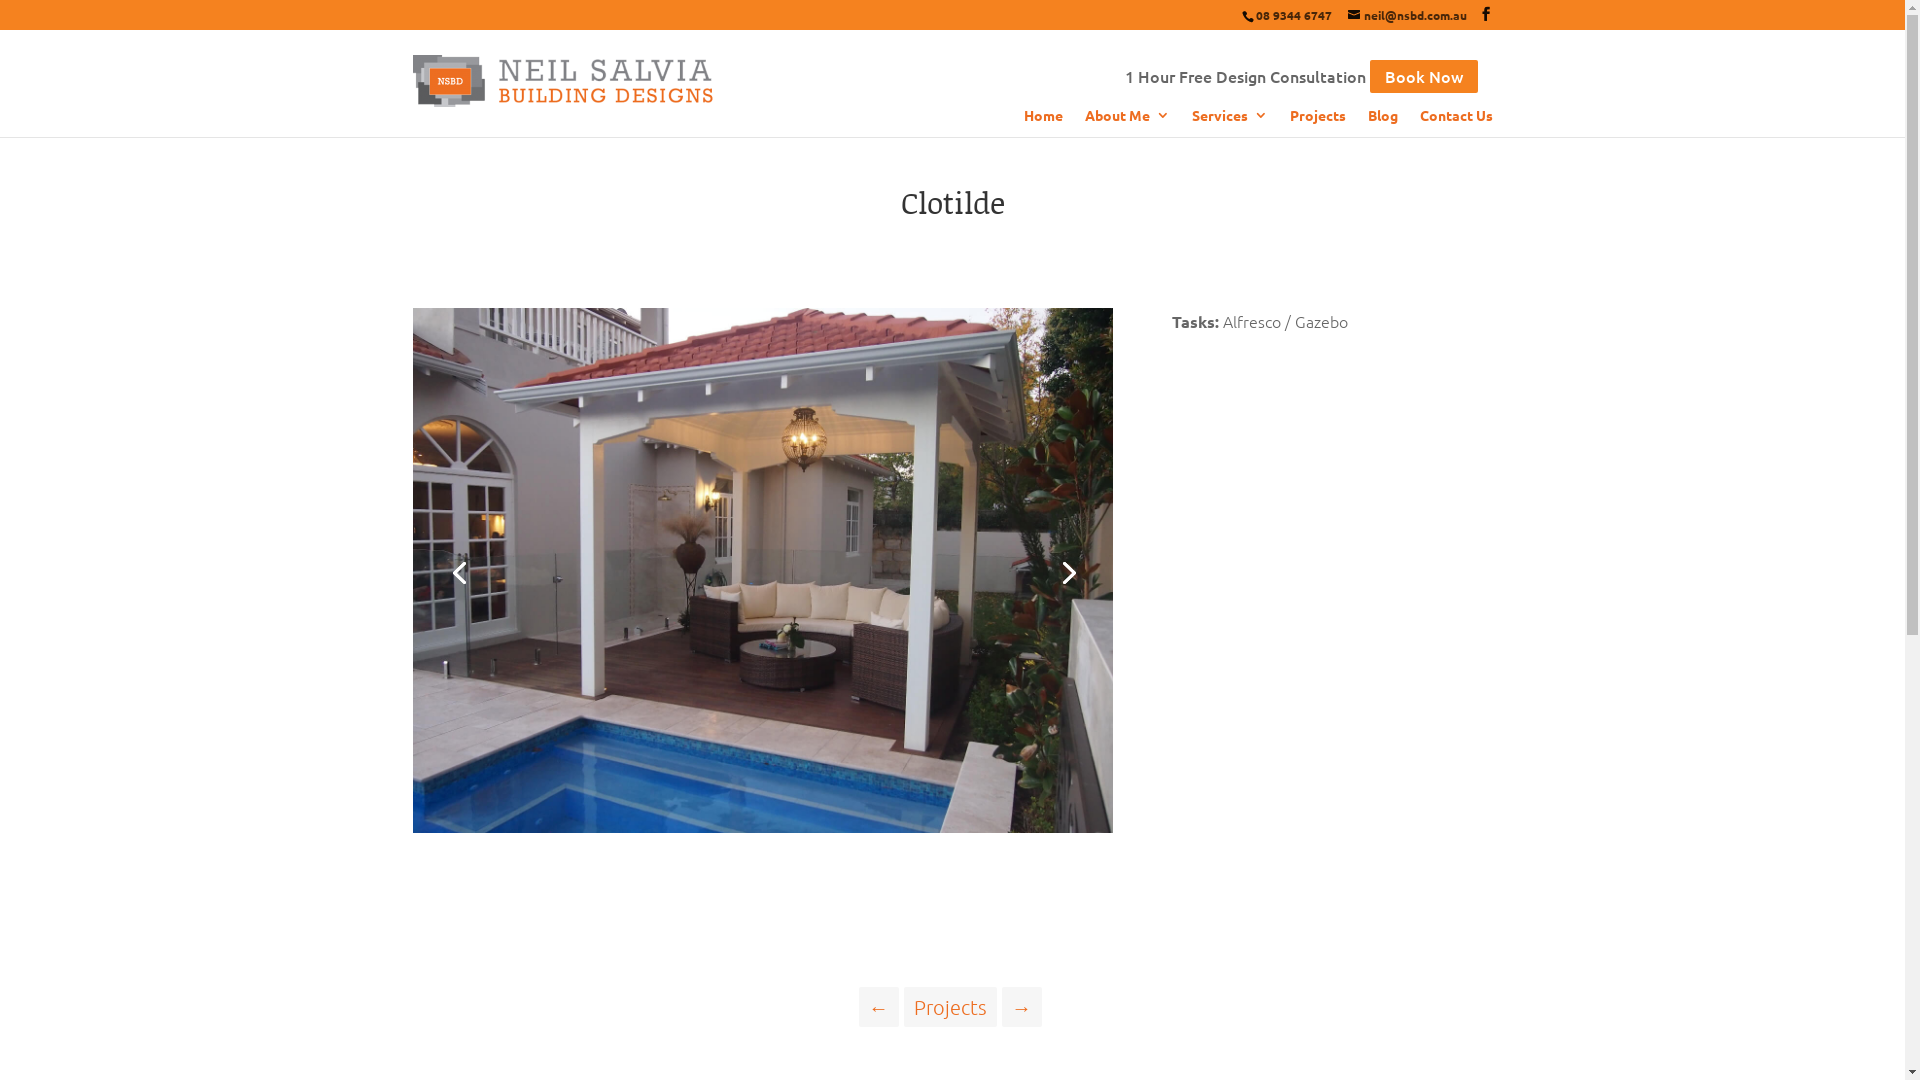 This screenshot has height=1080, width=1920. I want to click on 'neil@nsbd.com.au', so click(1406, 15).